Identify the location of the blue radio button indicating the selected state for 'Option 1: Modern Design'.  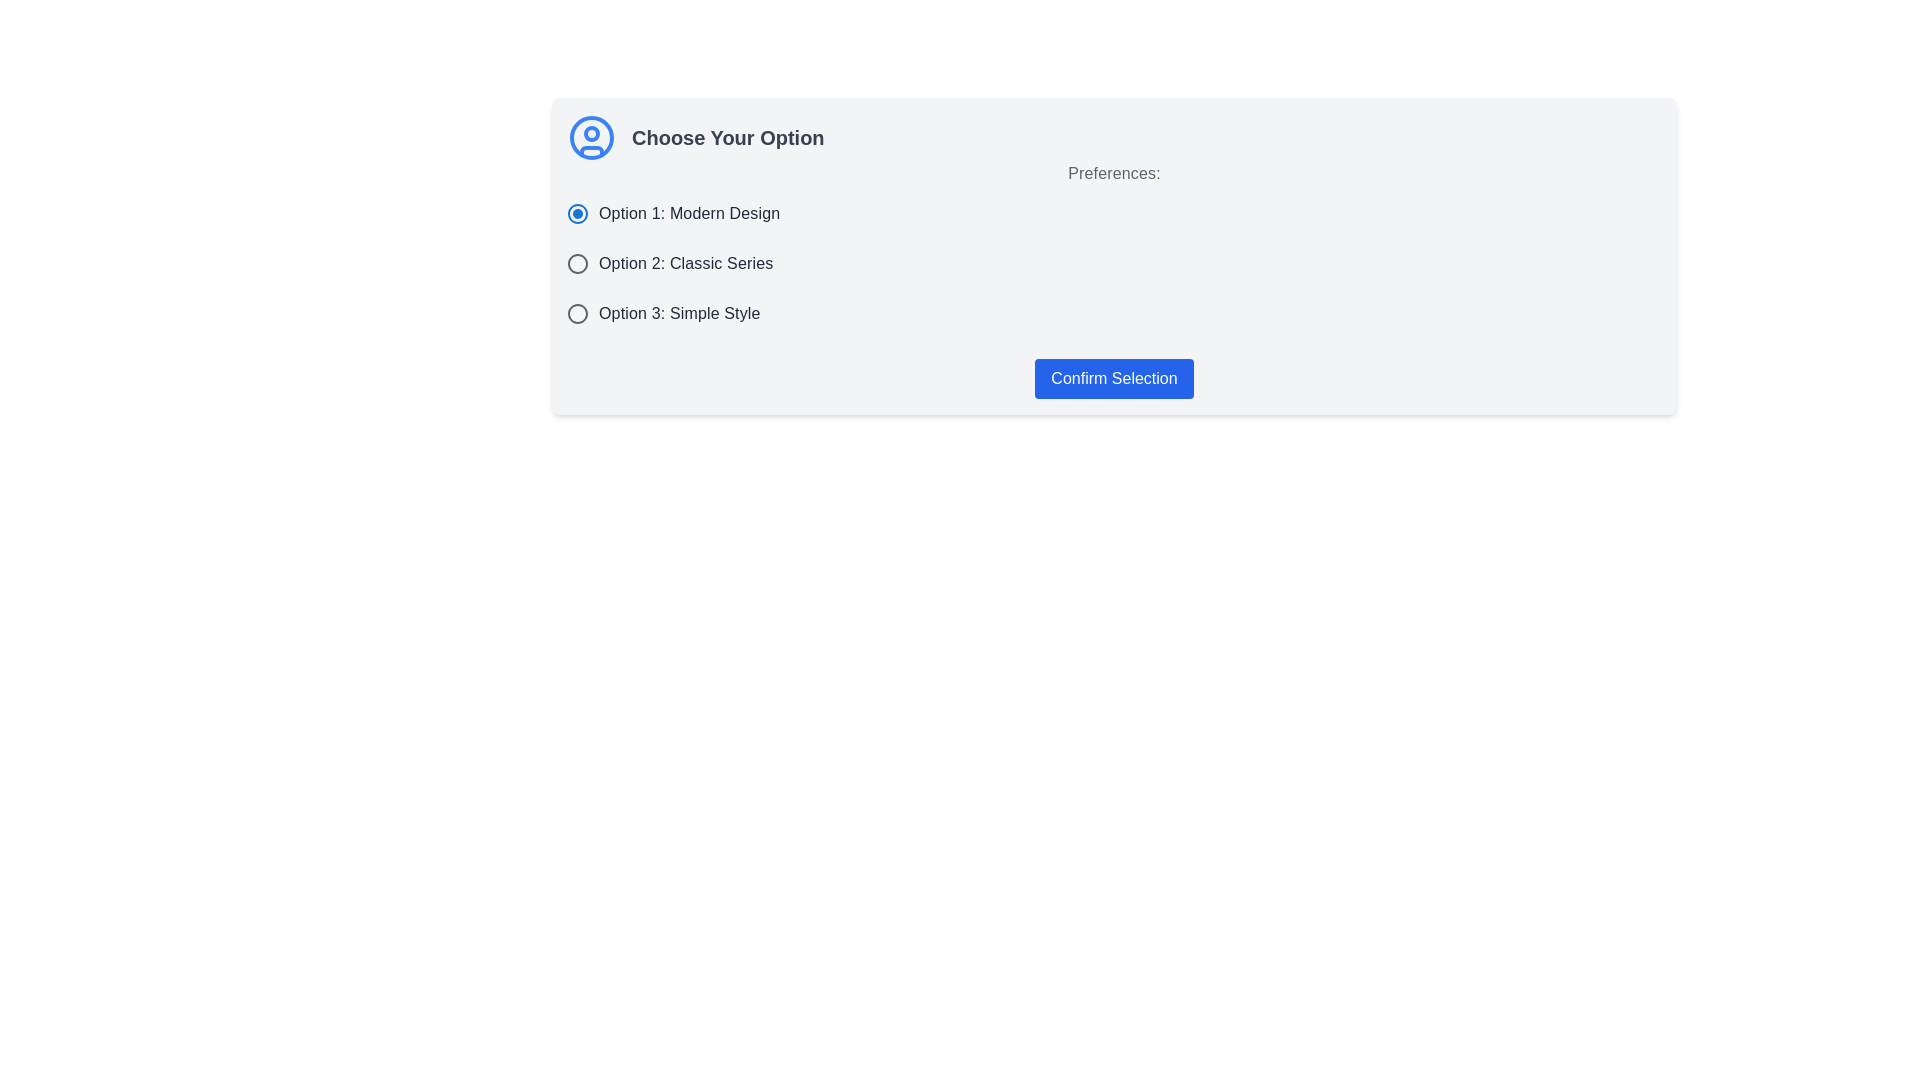
(576, 213).